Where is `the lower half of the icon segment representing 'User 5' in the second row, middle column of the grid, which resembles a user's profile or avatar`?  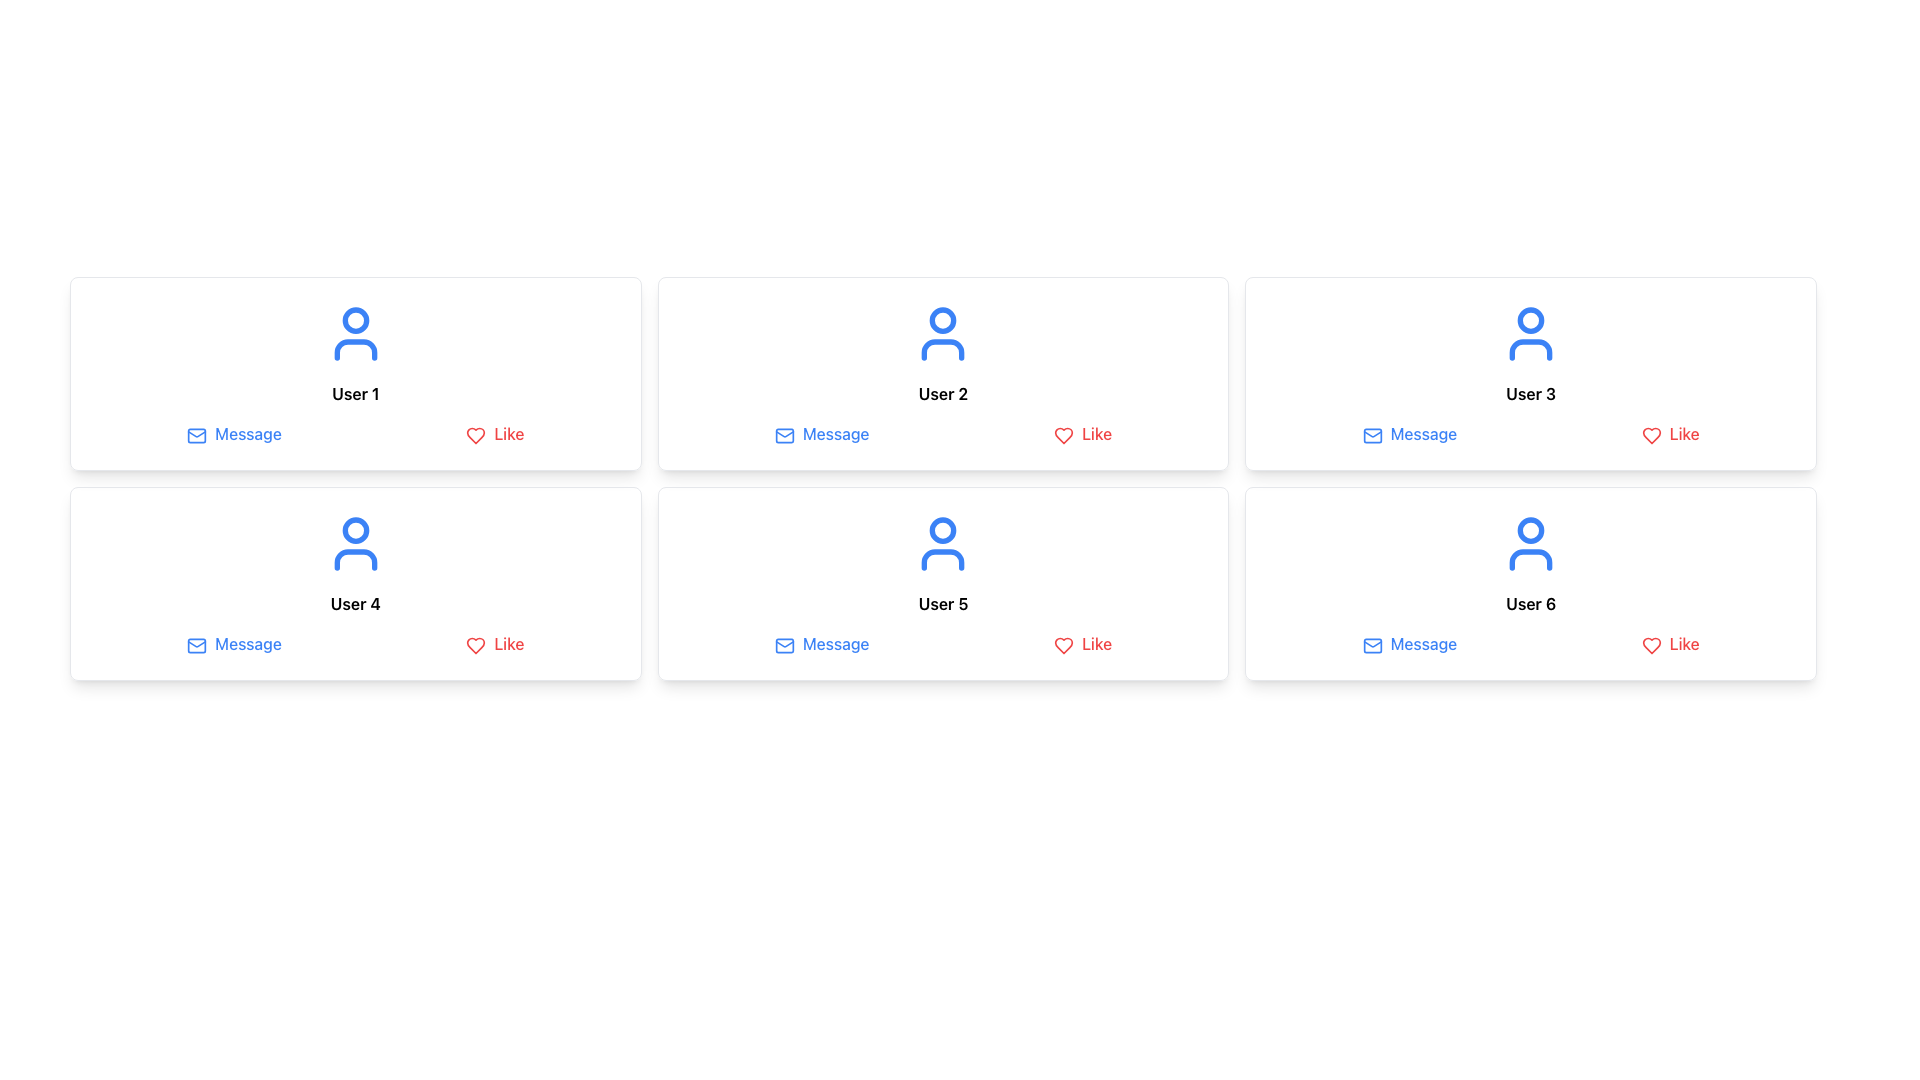 the lower half of the icon segment representing 'User 5' in the second row, middle column of the grid, which resembles a user's profile or avatar is located at coordinates (942, 559).